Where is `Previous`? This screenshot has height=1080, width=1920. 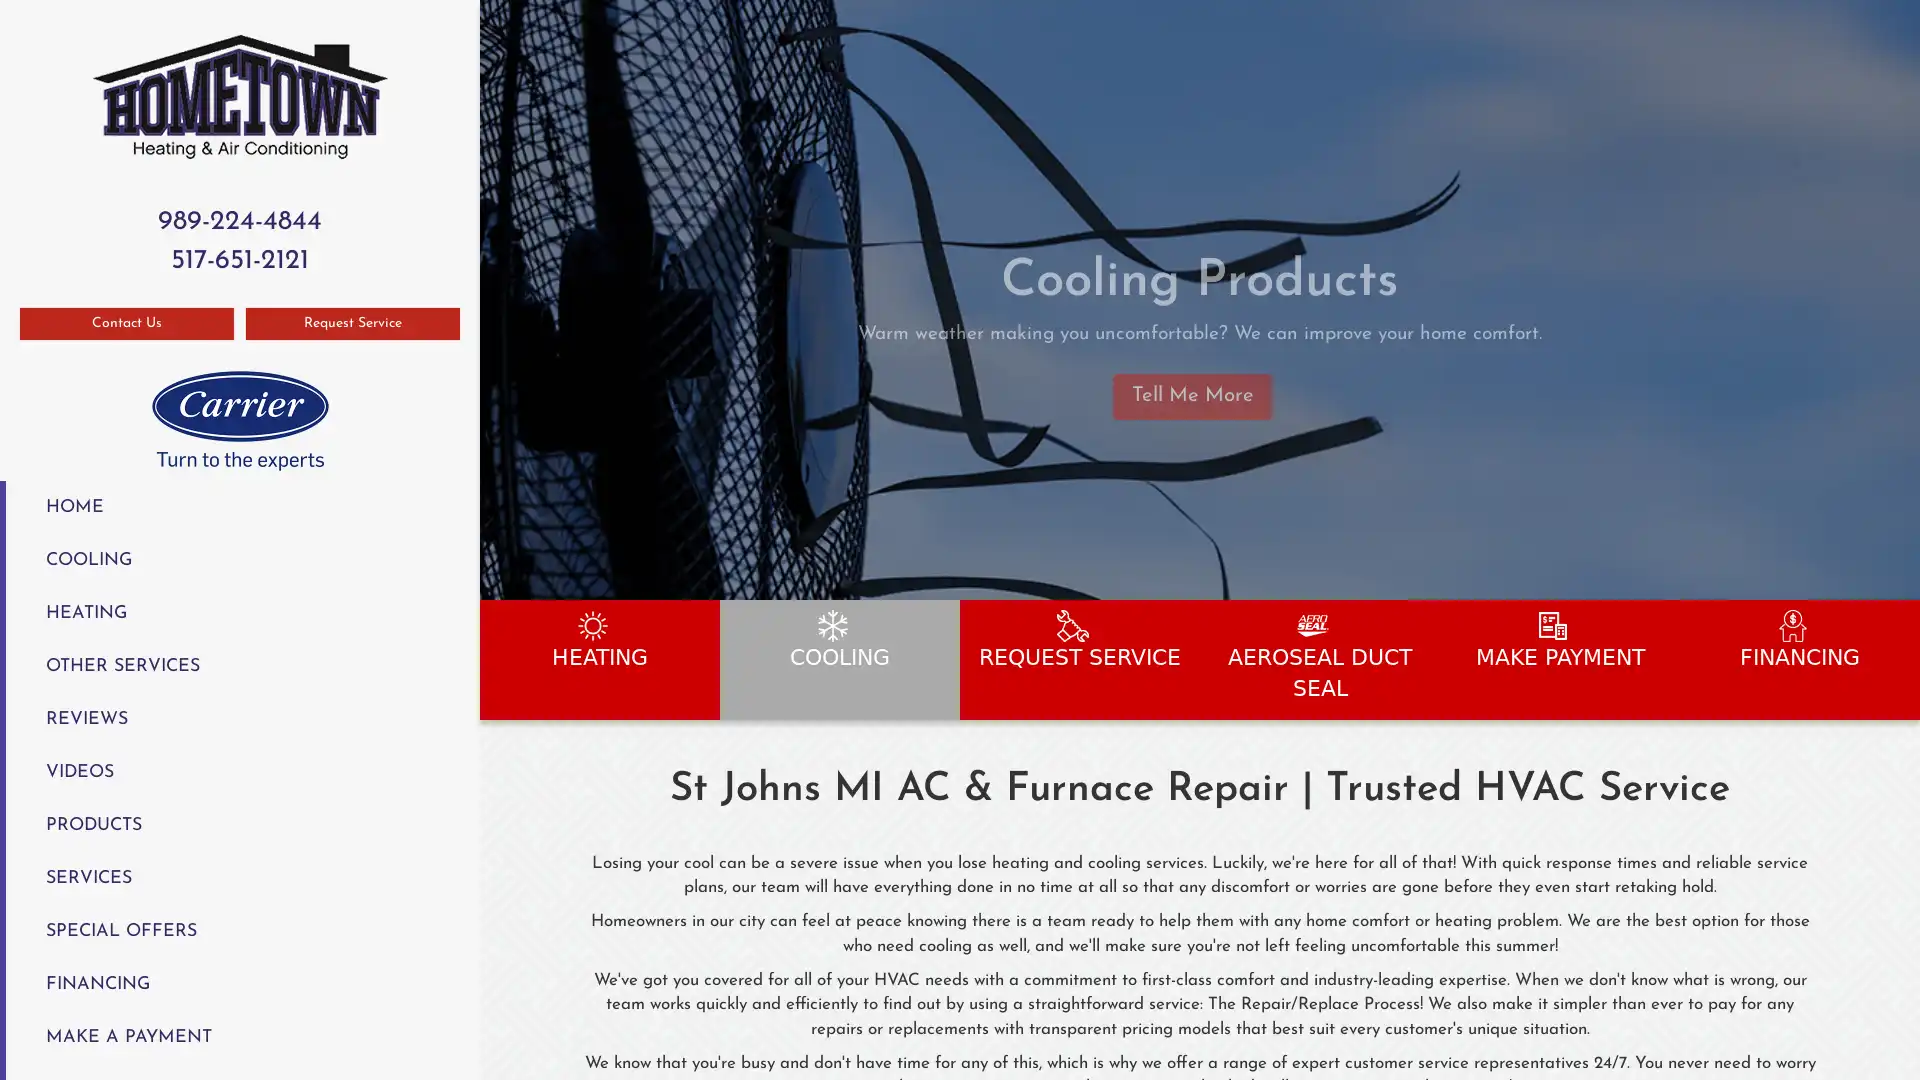 Previous is located at coordinates (497, 299).